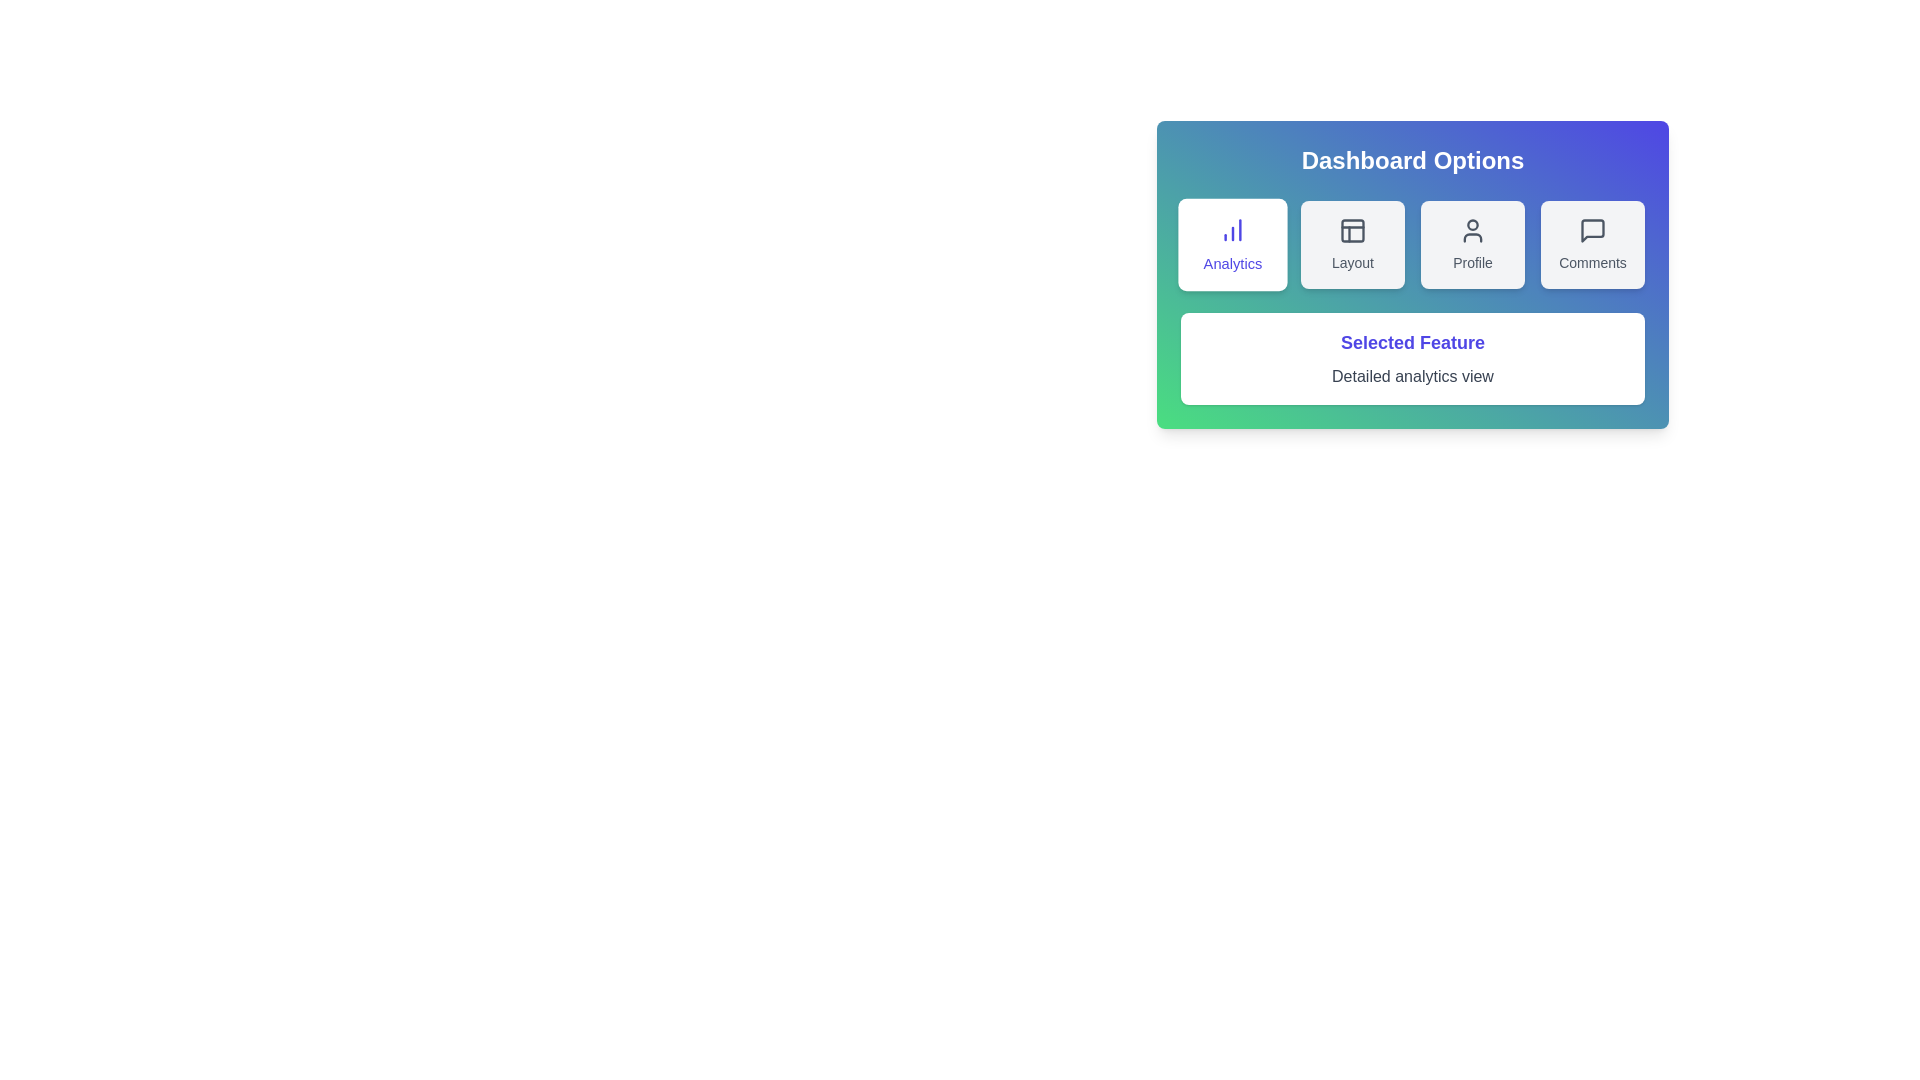 Image resolution: width=1920 pixels, height=1080 pixels. I want to click on the Comments button to select the respective dashboard option, so click(1592, 244).